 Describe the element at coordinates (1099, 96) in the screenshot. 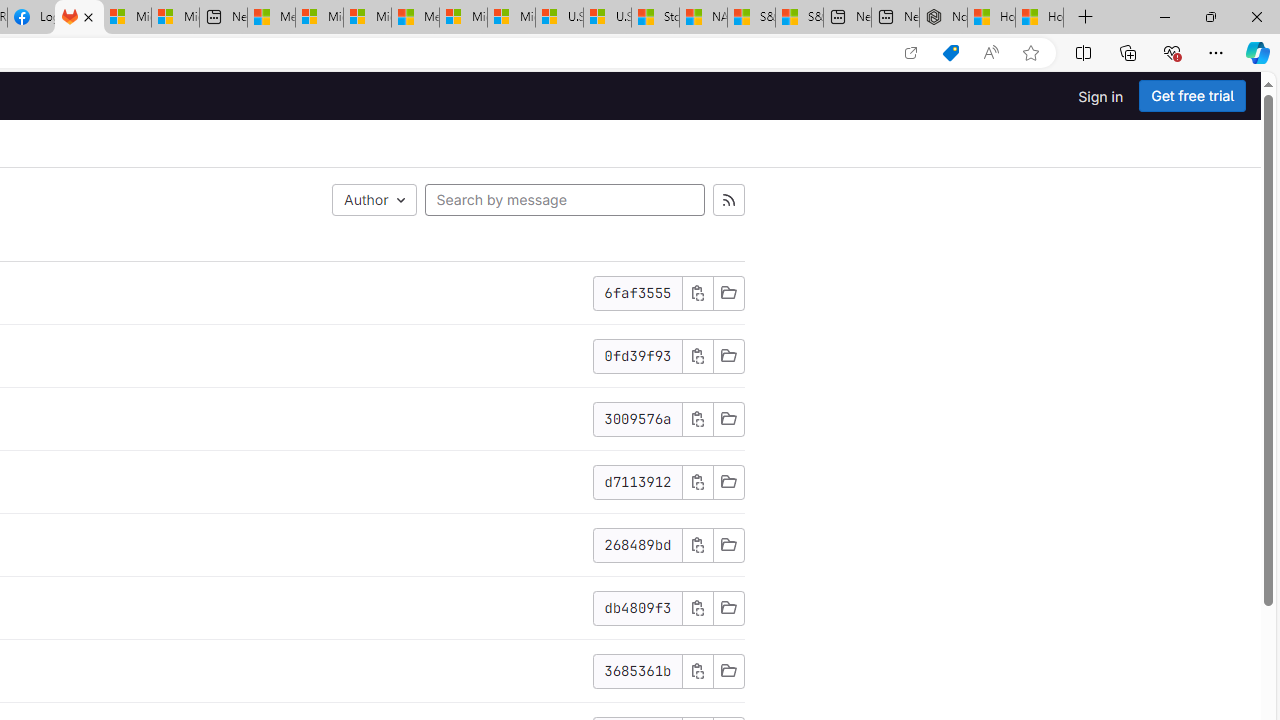

I see `'Sign in'` at that location.